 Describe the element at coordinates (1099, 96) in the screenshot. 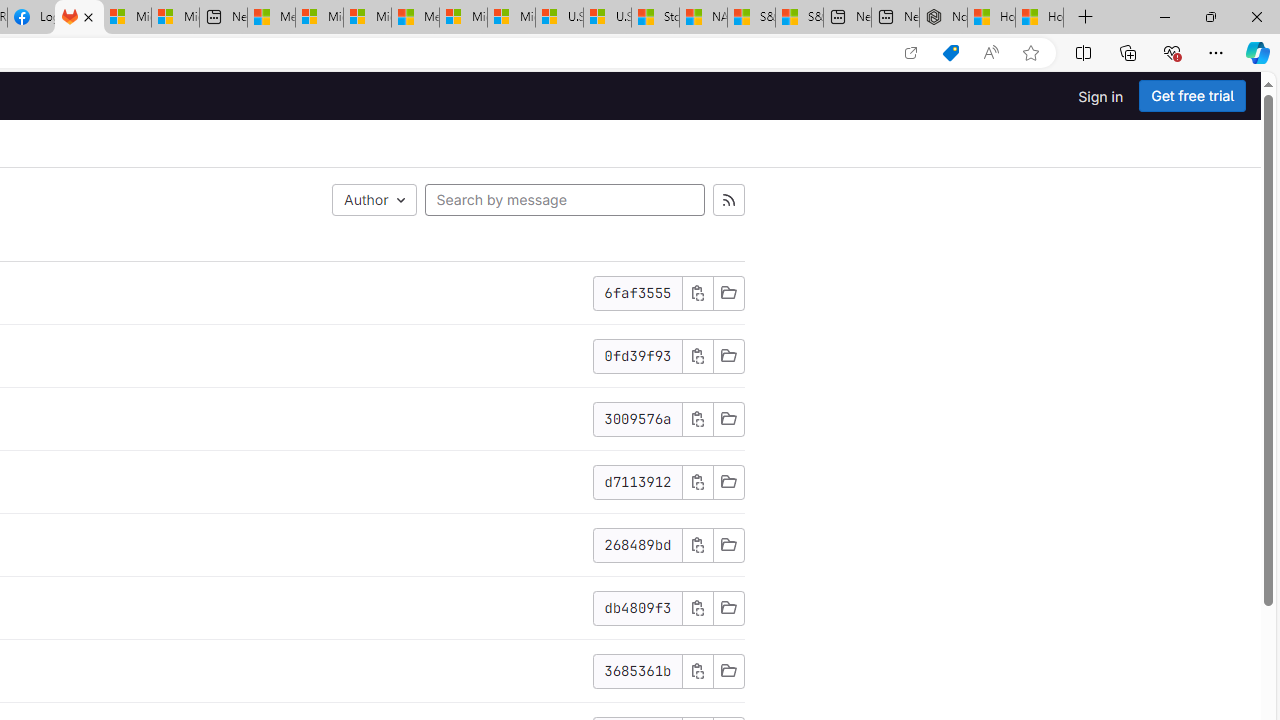

I see `'Sign in'` at that location.